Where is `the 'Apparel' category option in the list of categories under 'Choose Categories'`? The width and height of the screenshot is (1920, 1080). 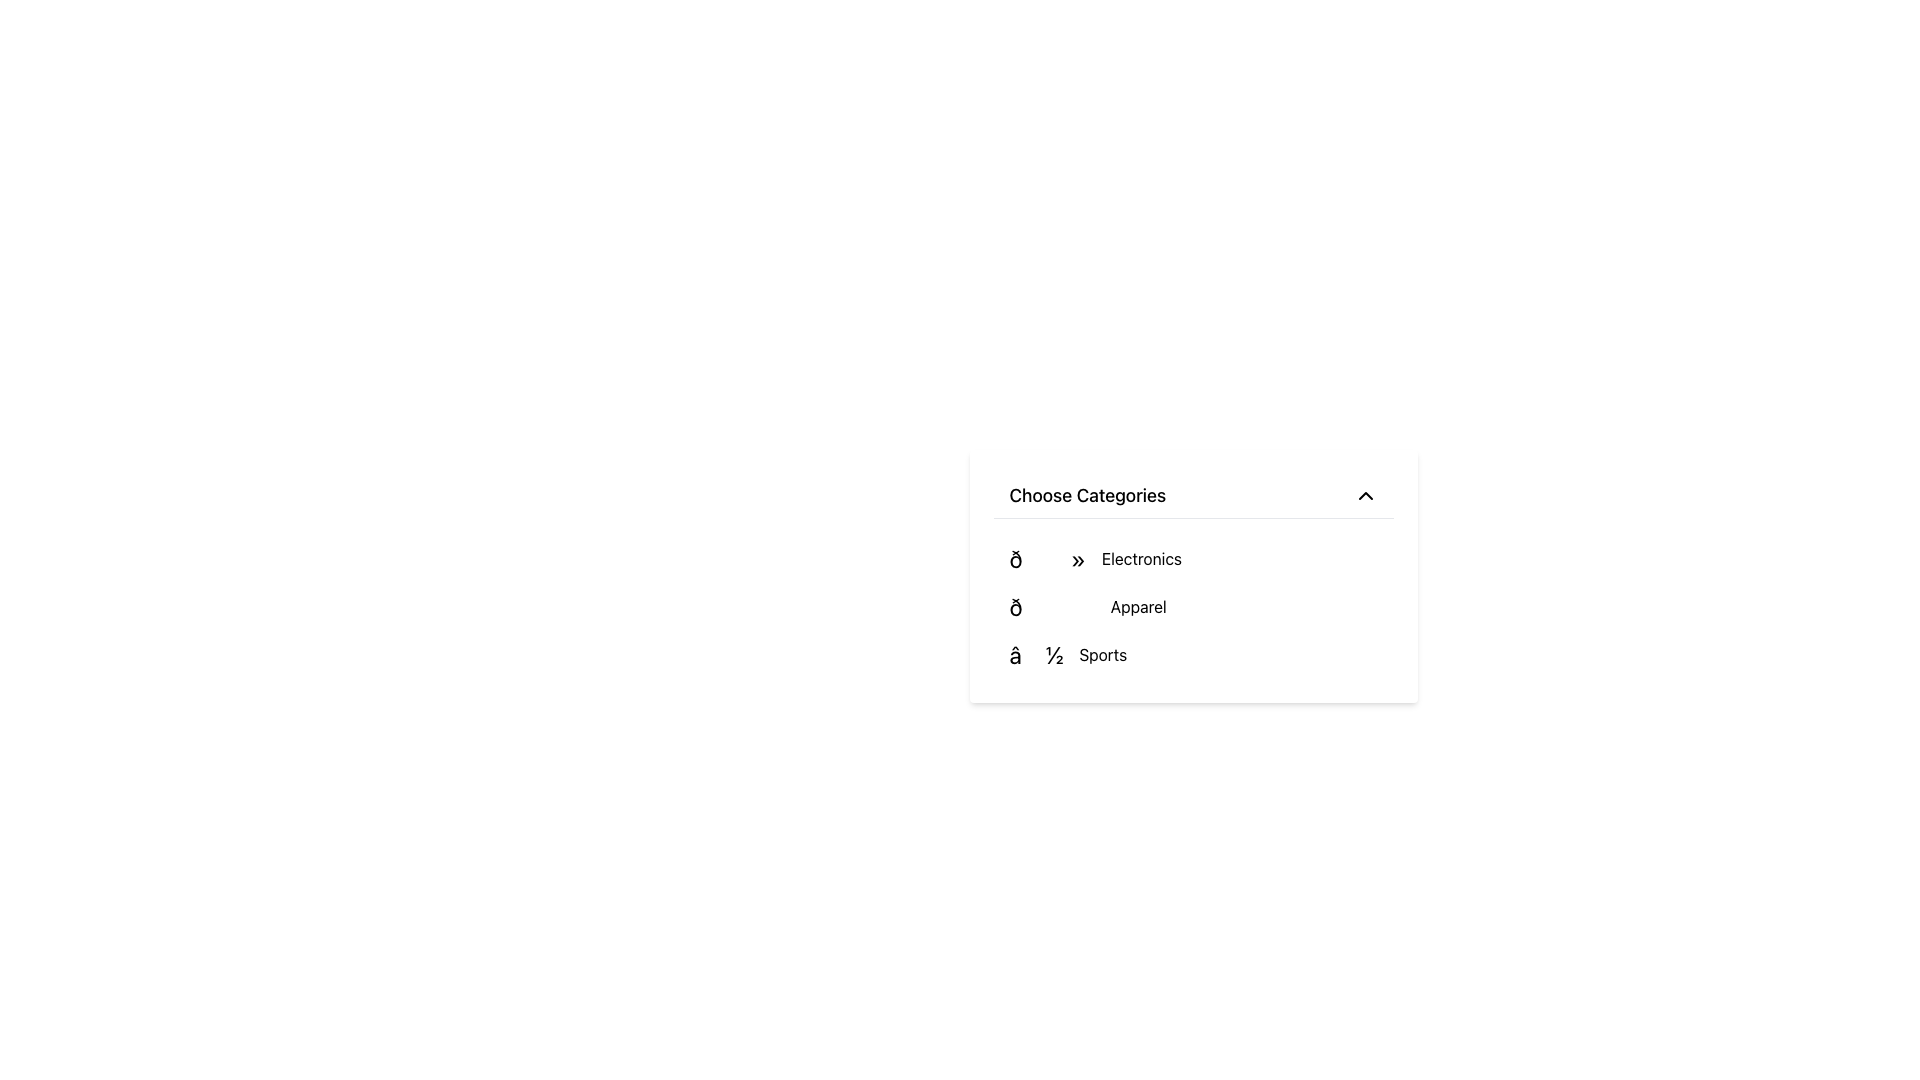
the 'Apparel' category option in the list of categories under 'Choose Categories' is located at coordinates (1193, 605).